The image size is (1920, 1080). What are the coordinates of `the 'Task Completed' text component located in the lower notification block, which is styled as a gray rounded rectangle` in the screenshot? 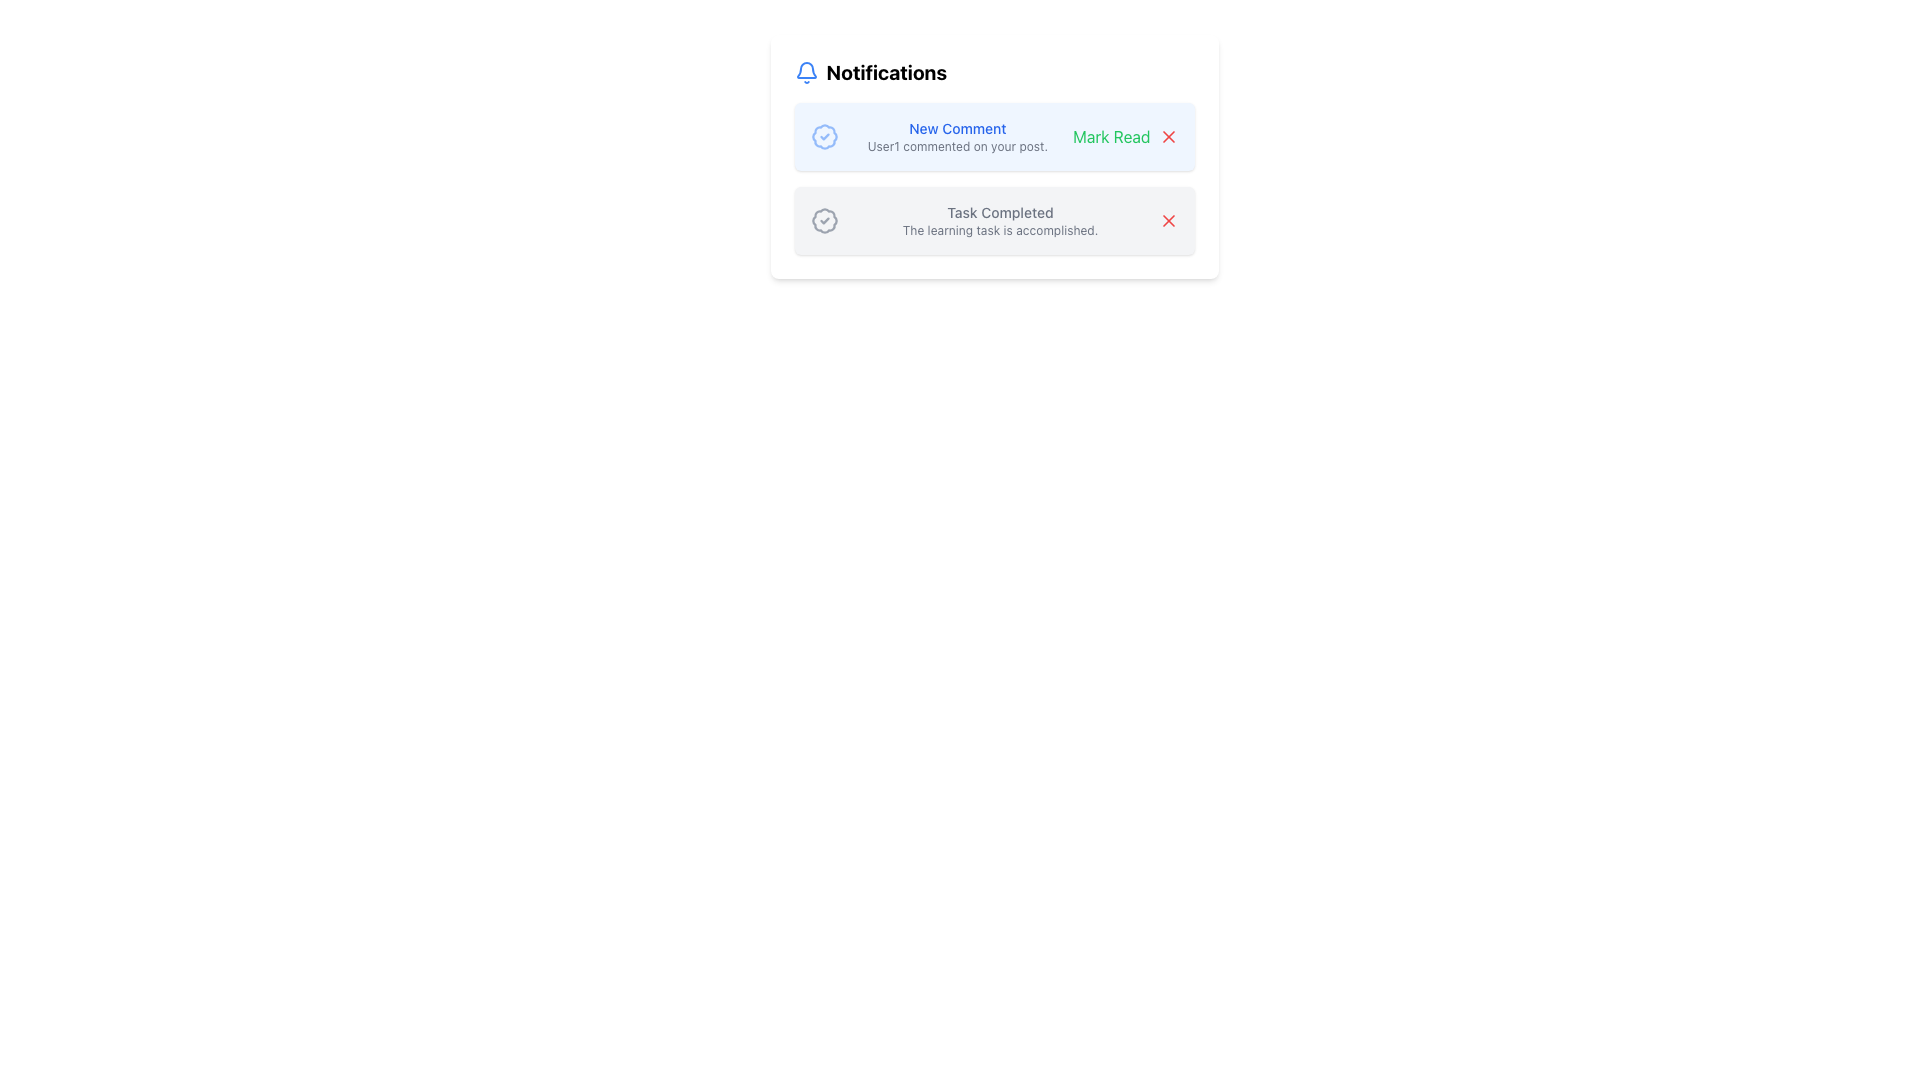 It's located at (1000, 220).